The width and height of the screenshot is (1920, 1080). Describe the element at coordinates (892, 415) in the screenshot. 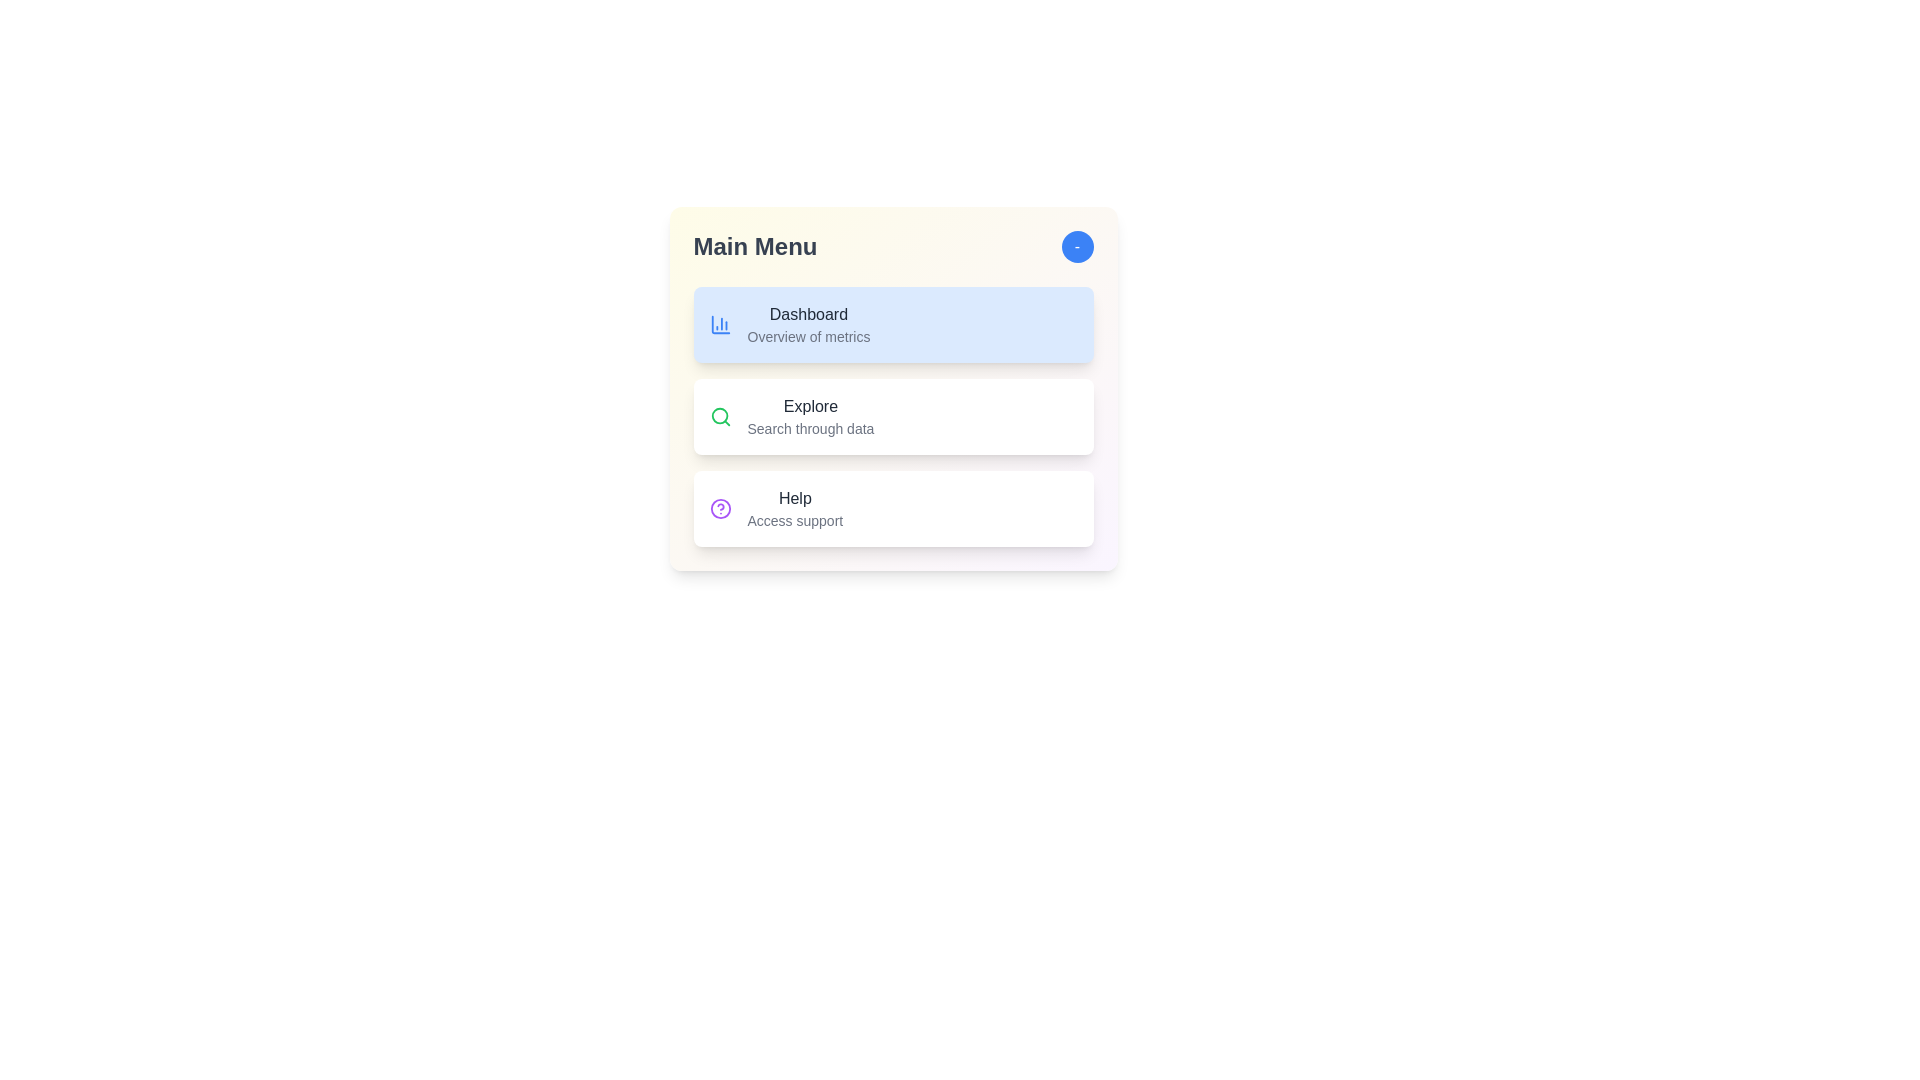

I see `the menu item Explore by clicking on it` at that location.